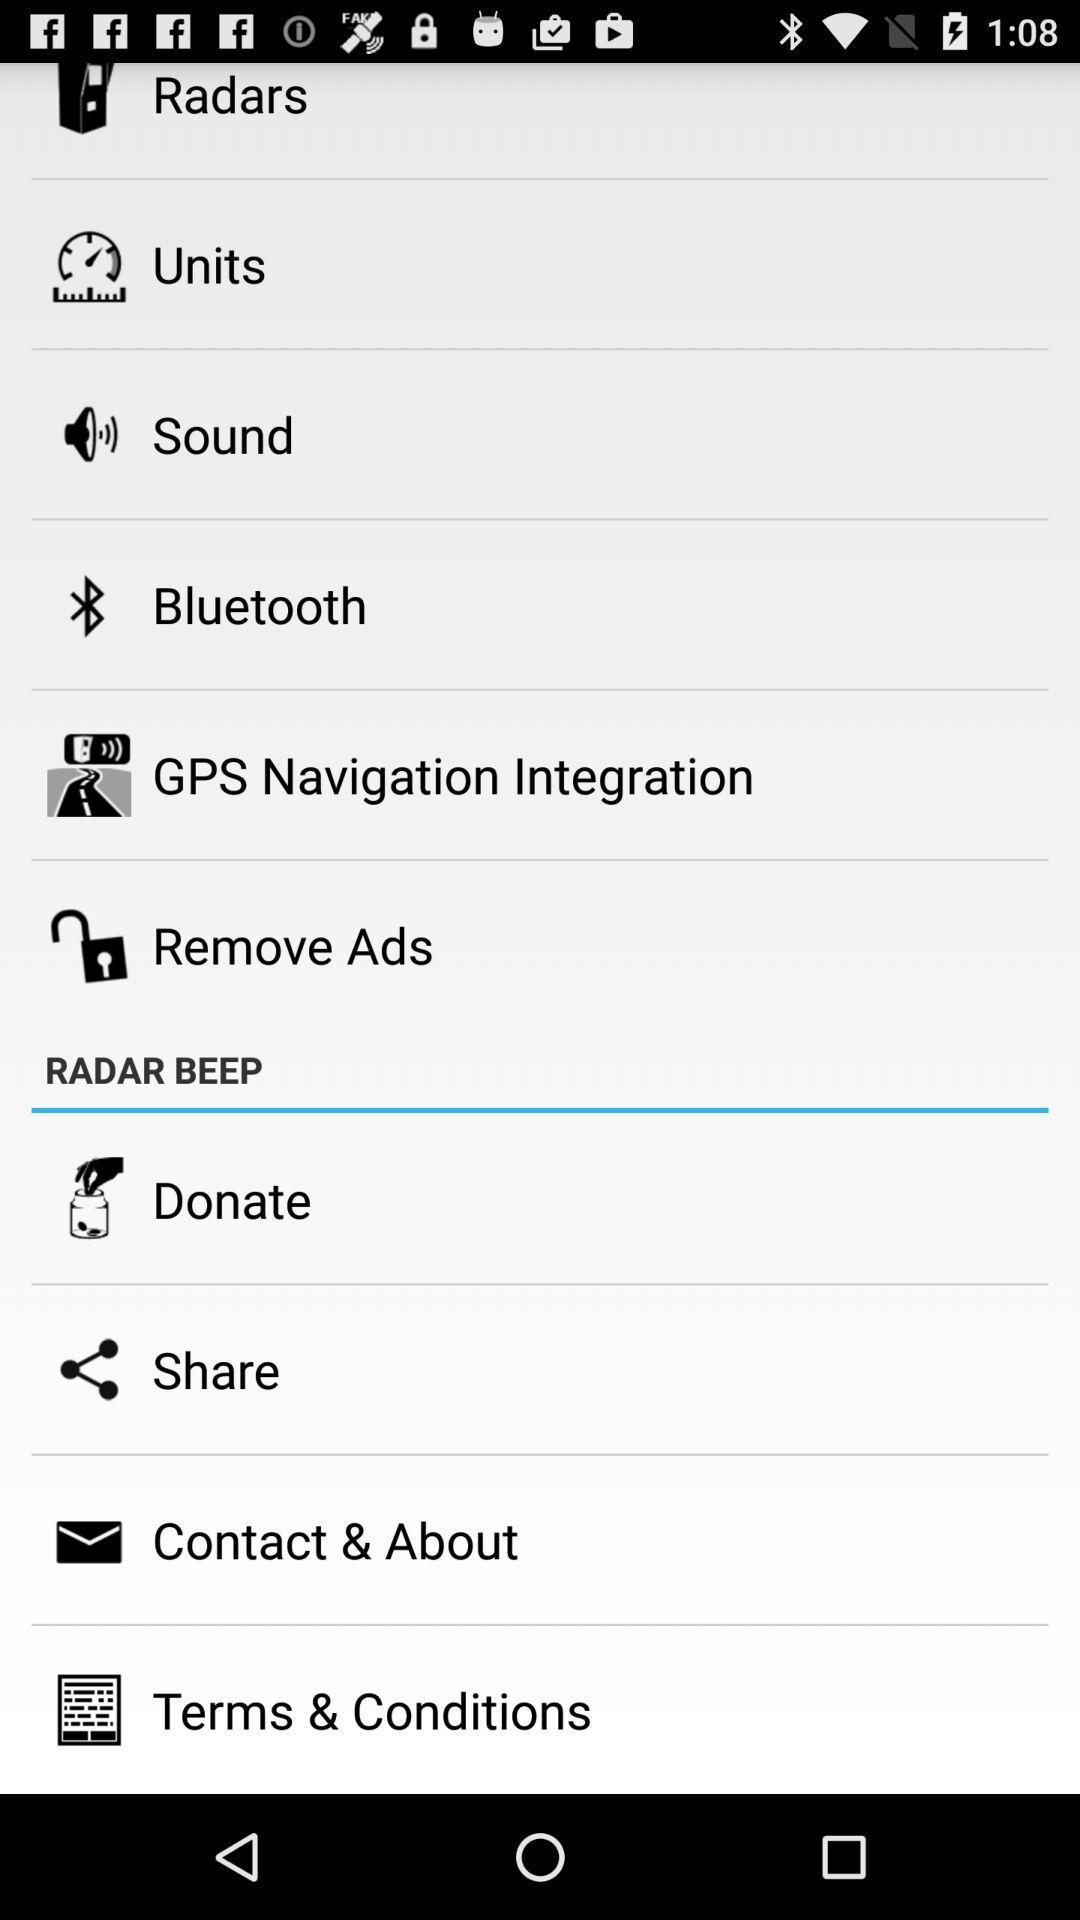 The image size is (1080, 1920). I want to click on the share, so click(216, 1368).